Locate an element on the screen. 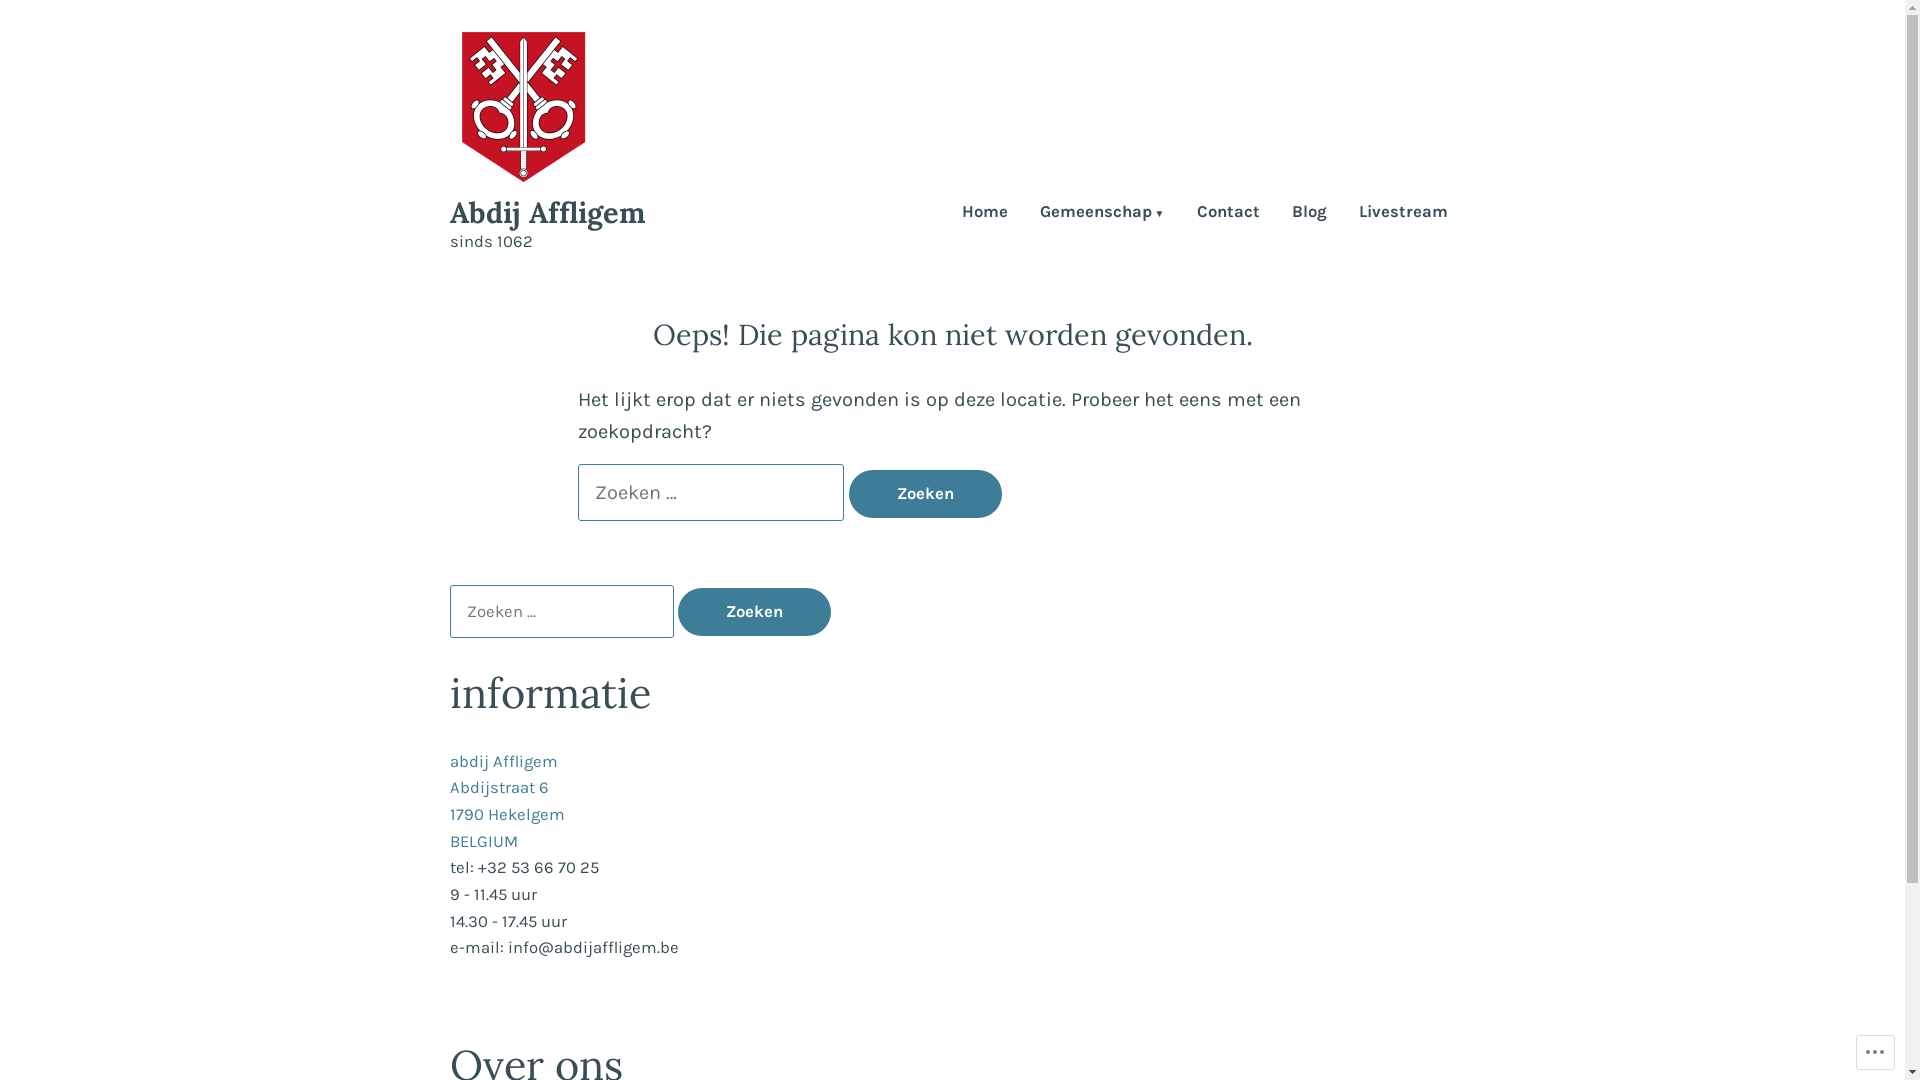  'Blog' is located at coordinates (1309, 213).